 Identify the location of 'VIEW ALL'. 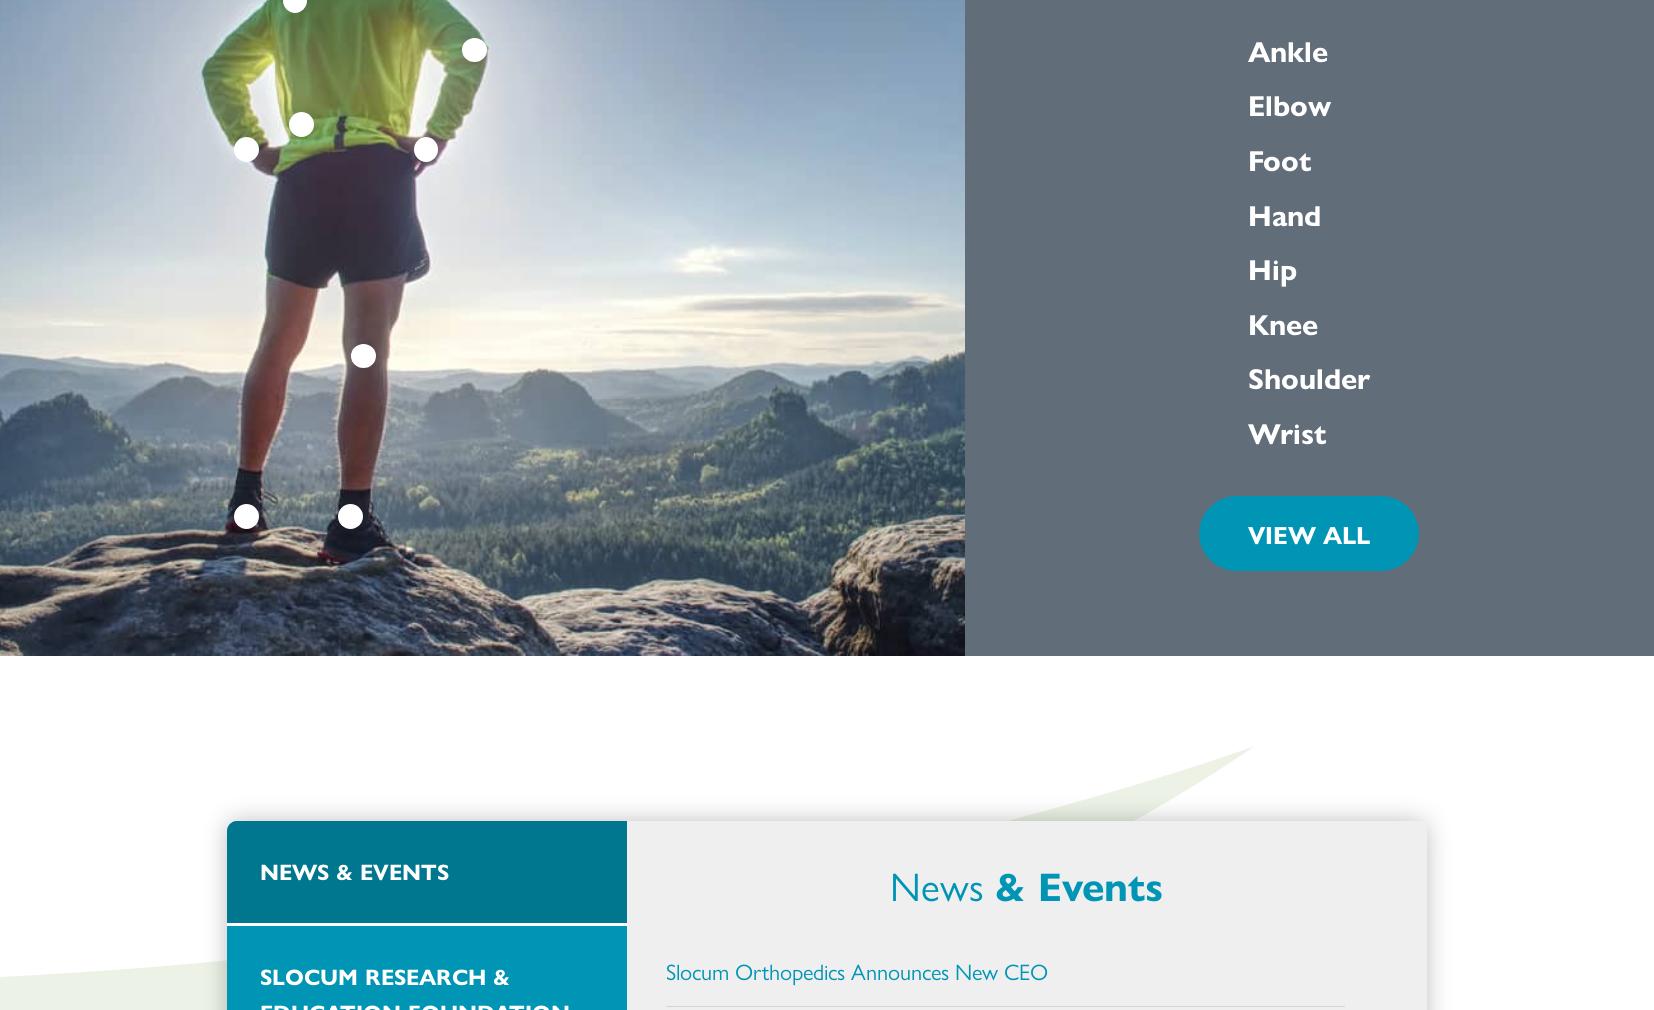
(1247, 531).